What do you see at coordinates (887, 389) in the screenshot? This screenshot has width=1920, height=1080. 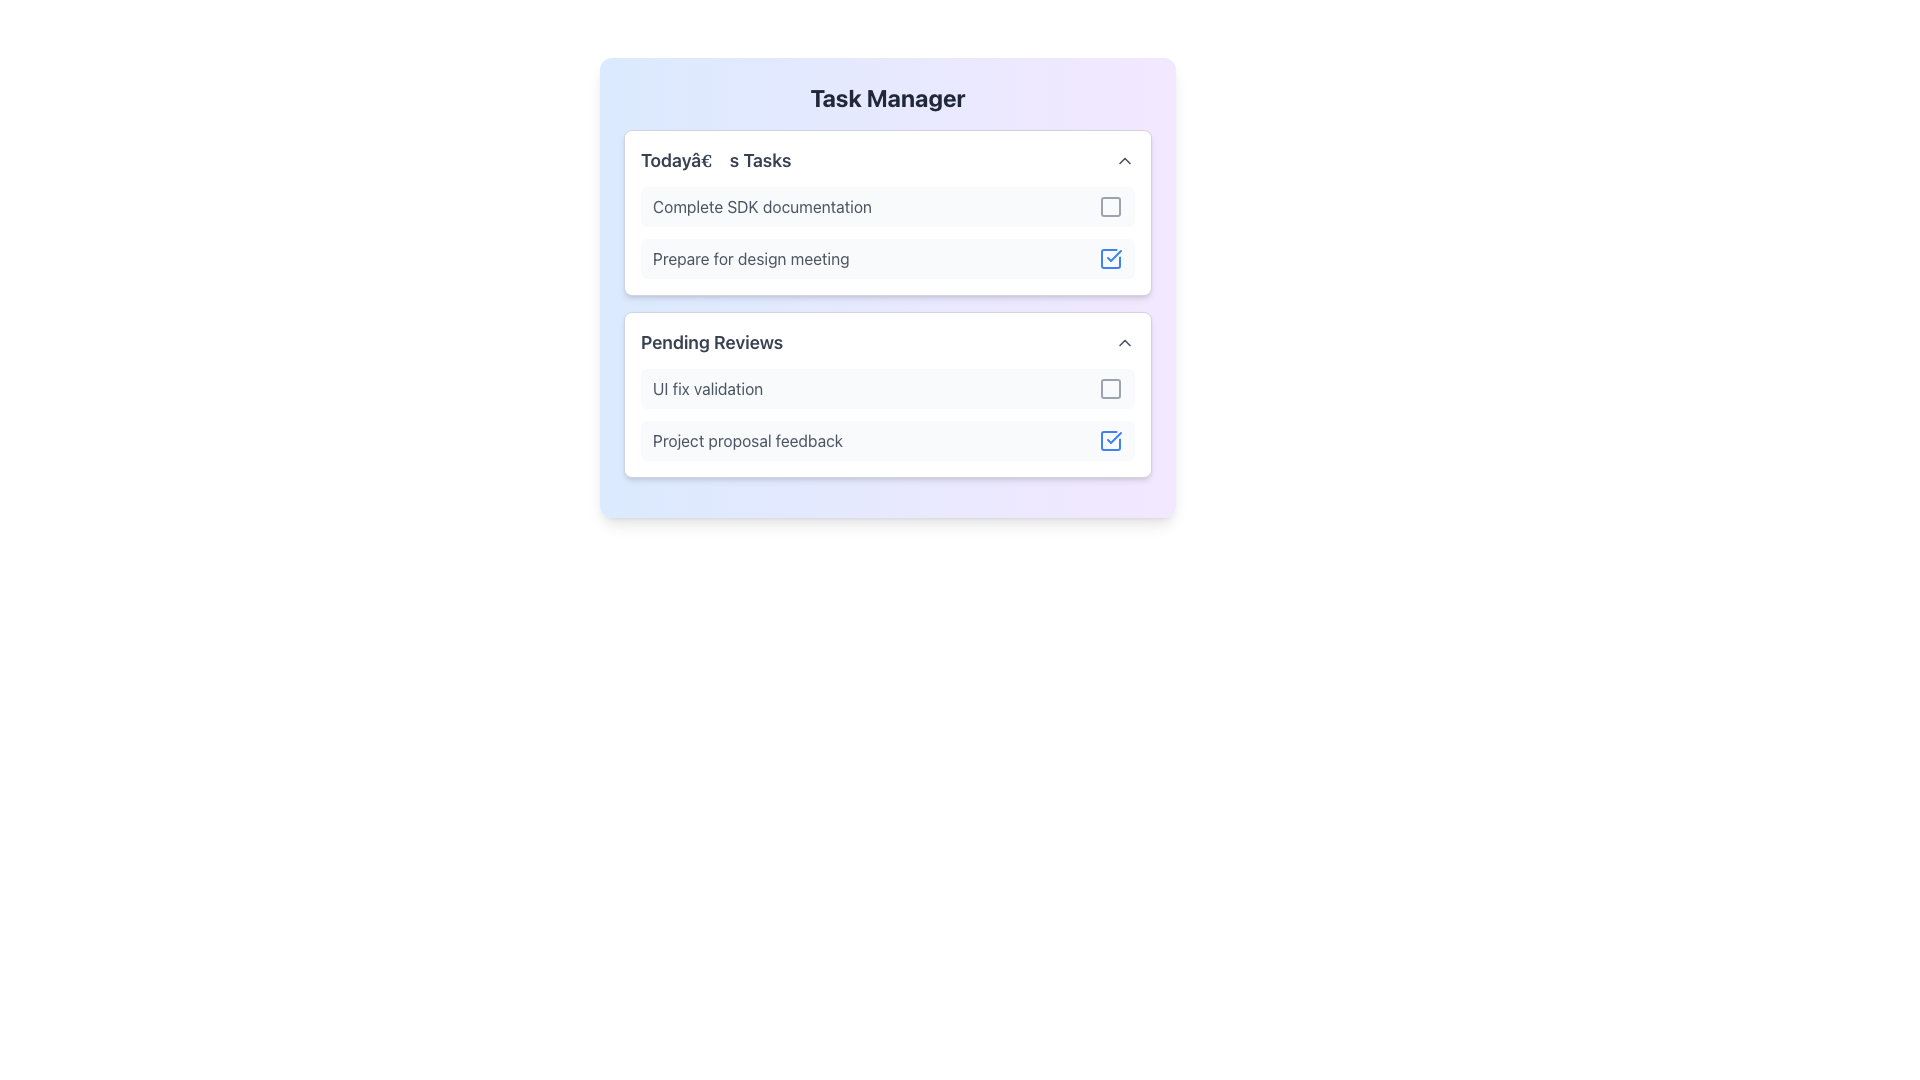 I see `the 'UI fix validation' task item with checkbox located in the 'Pending Reviews' section` at bounding box center [887, 389].